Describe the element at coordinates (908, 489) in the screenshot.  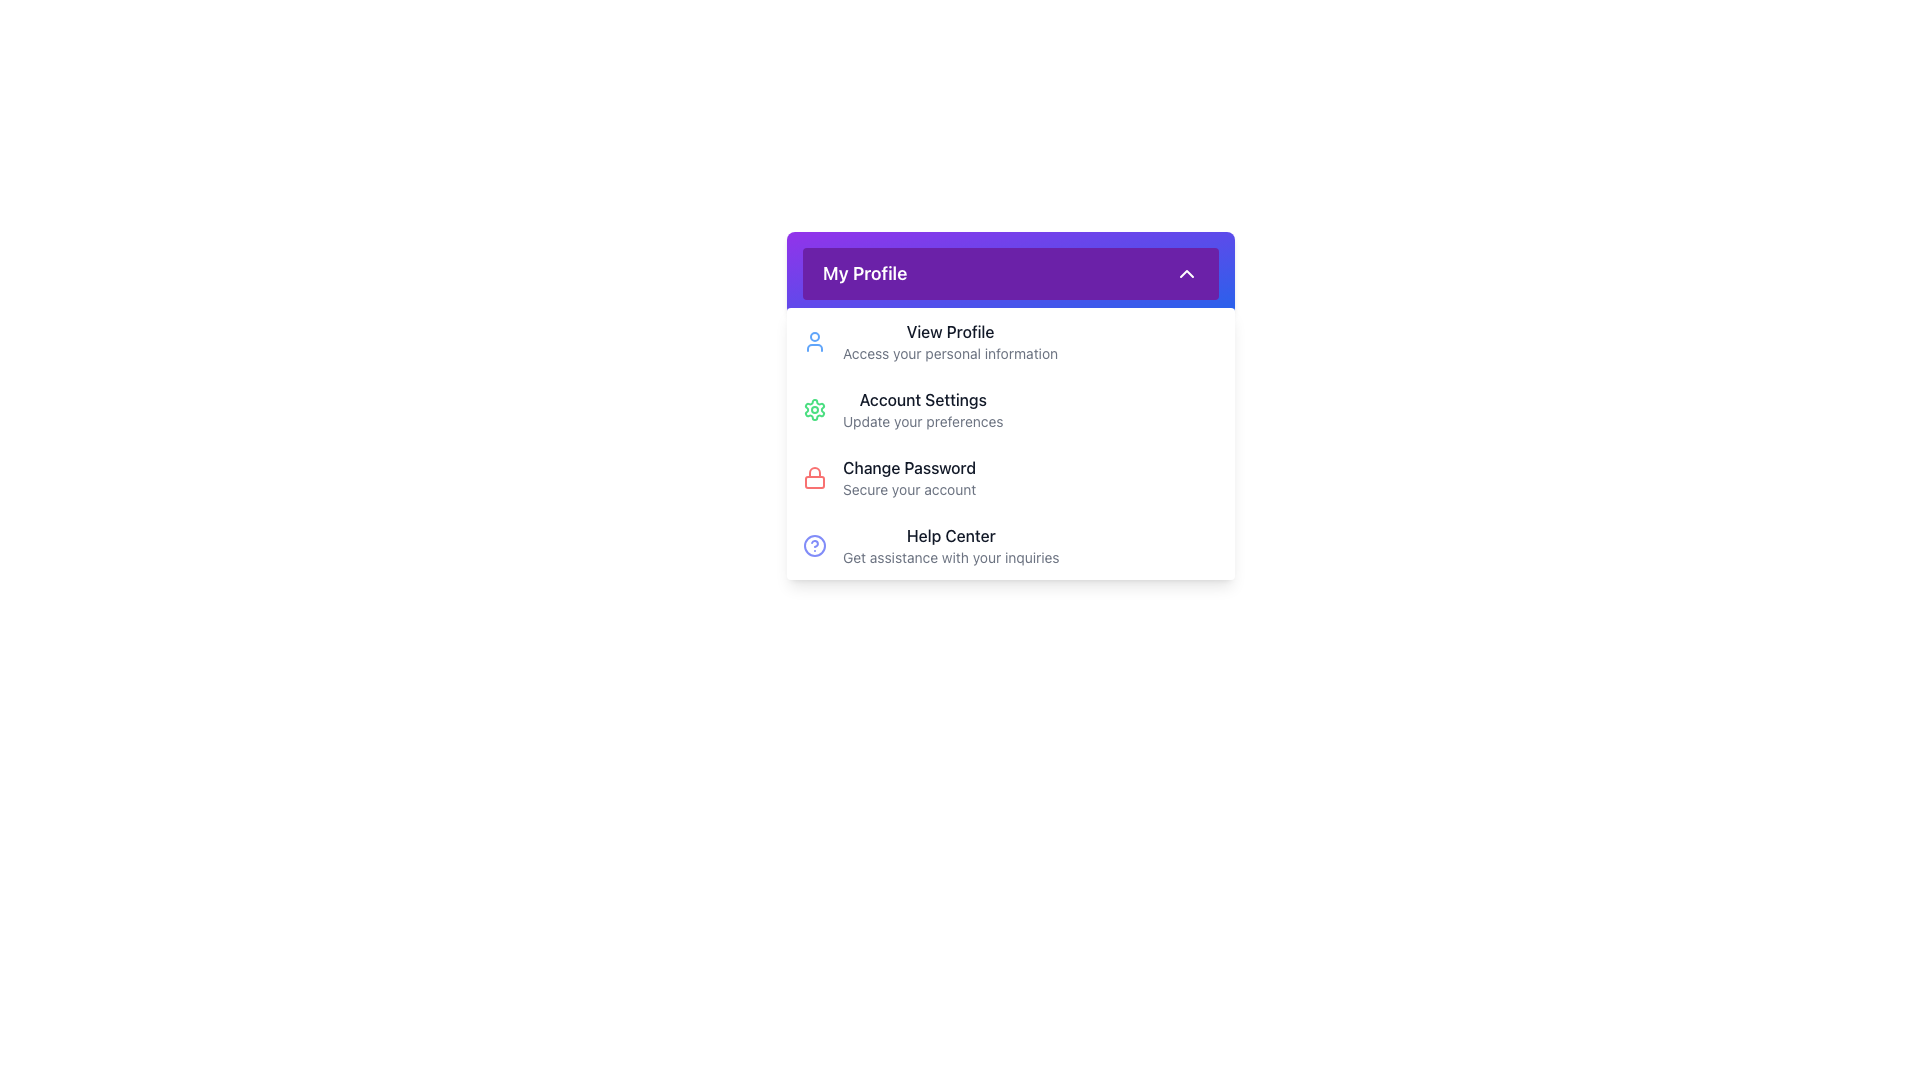
I see `descriptive text label located under the 'Change Password' section in the 'My Profile' area, which provides guidance for changing the password` at that location.